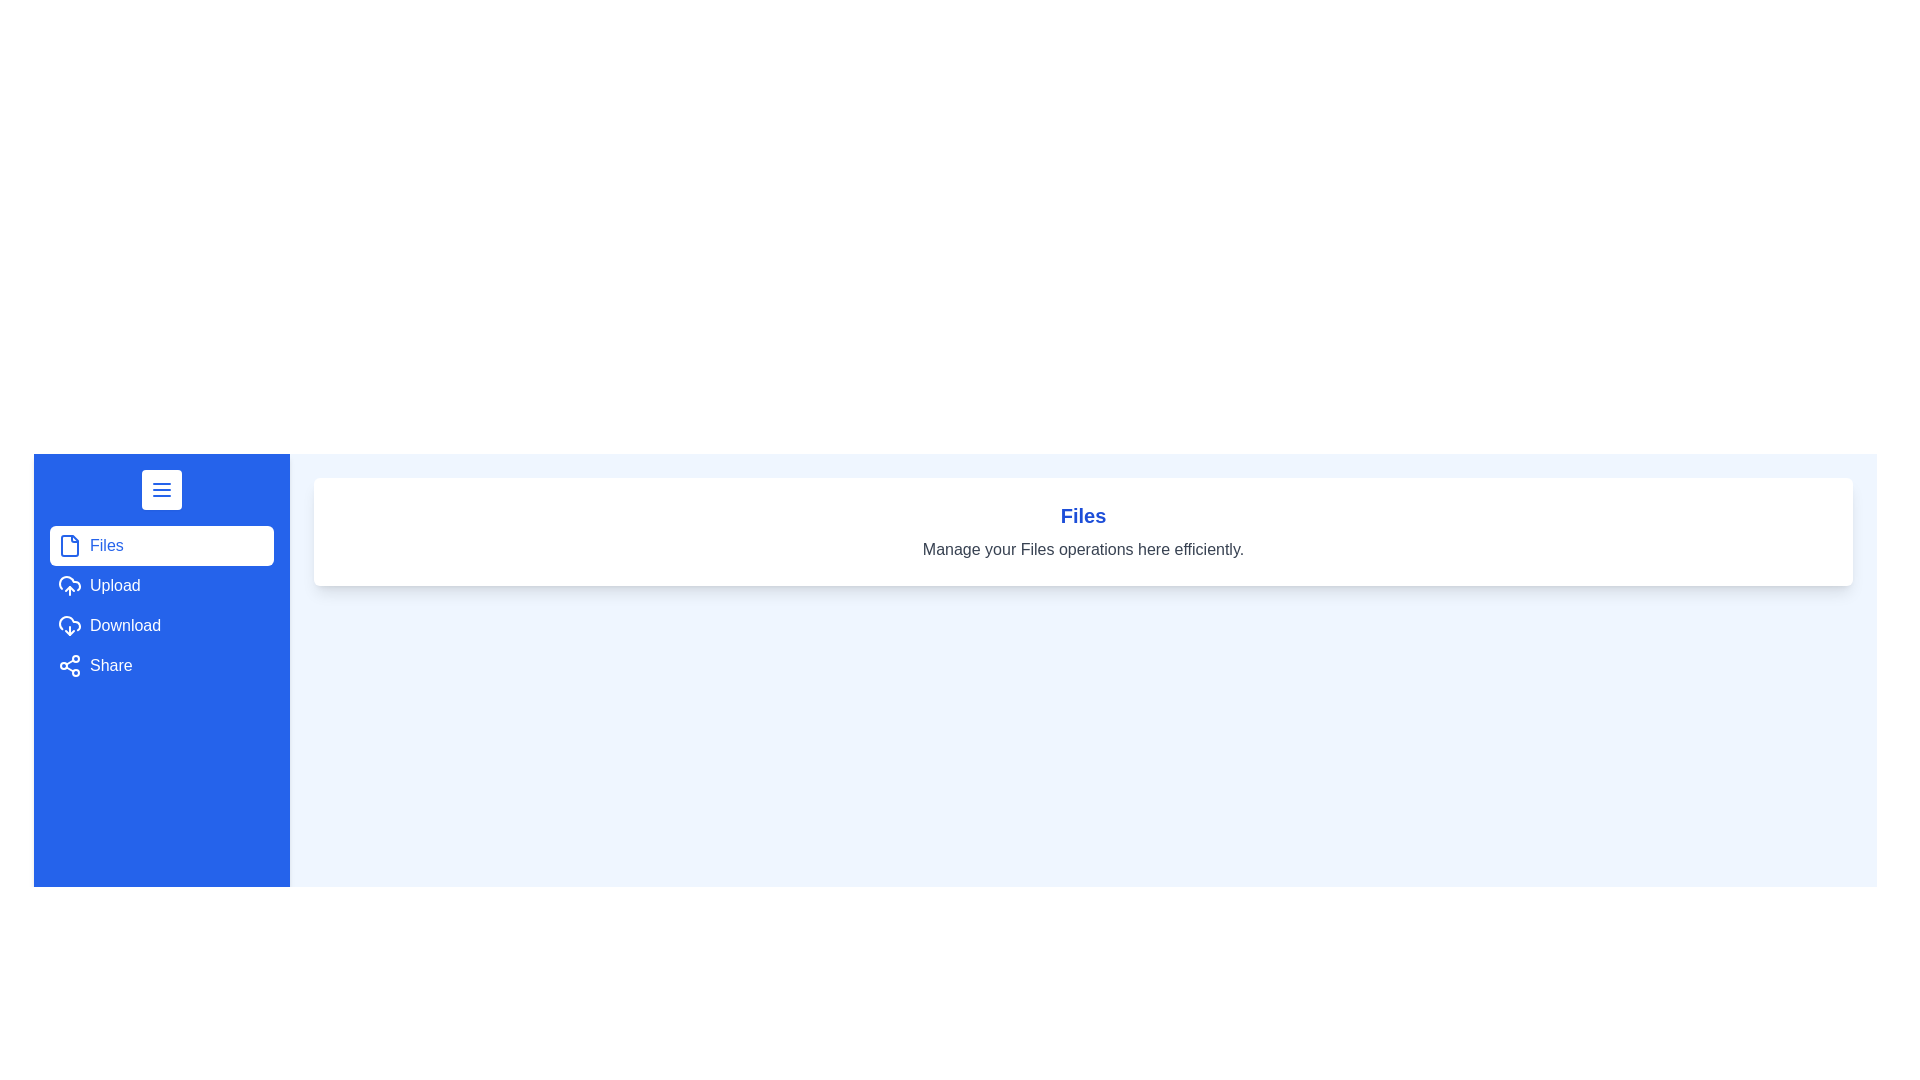  Describe the element at coordinates (162, 546) in the screenshot. I see `the menu option Files from the drawer` at that location.